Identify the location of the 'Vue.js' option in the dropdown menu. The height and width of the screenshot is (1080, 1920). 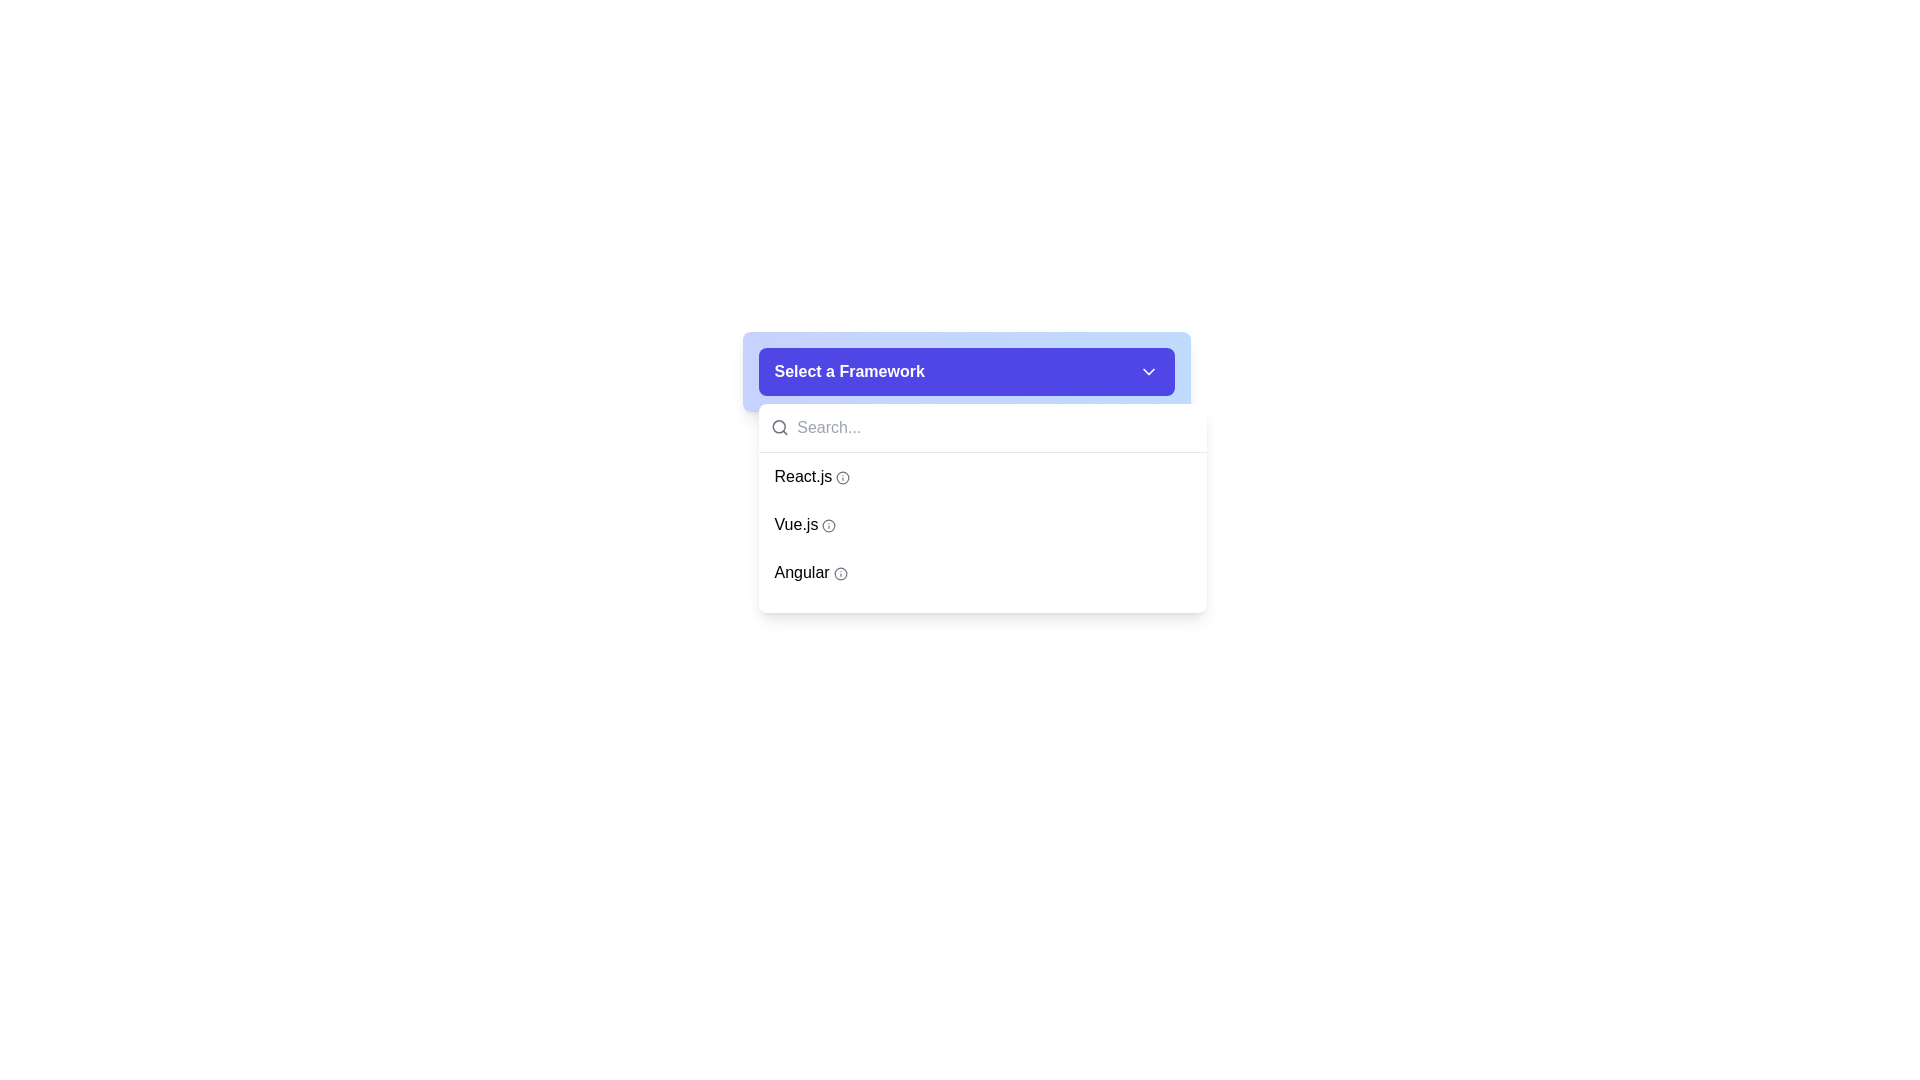
(982, 531).